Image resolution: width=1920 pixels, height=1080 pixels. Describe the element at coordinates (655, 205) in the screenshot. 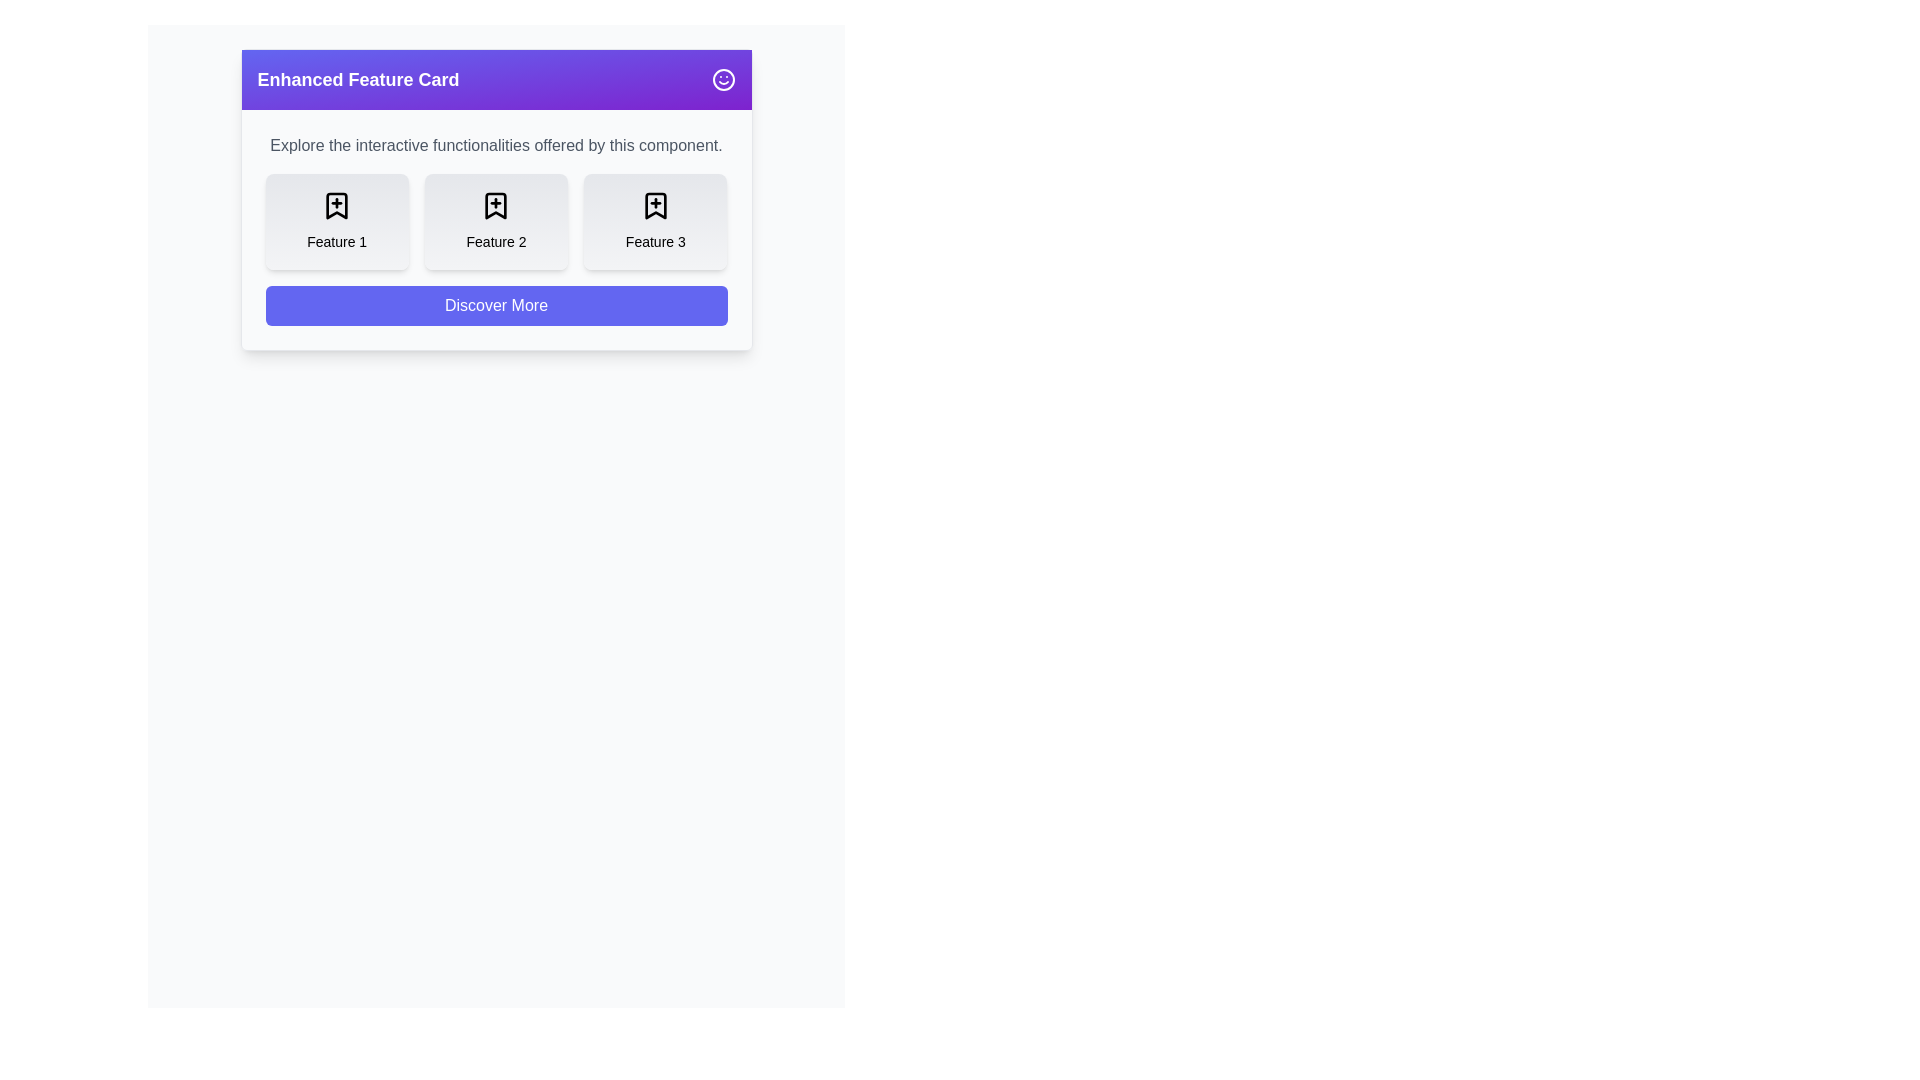

I see `the bookmark icon located within the 'Feature 3' card, which represents an action related to adding a bookmark or saving a feature` at that location.